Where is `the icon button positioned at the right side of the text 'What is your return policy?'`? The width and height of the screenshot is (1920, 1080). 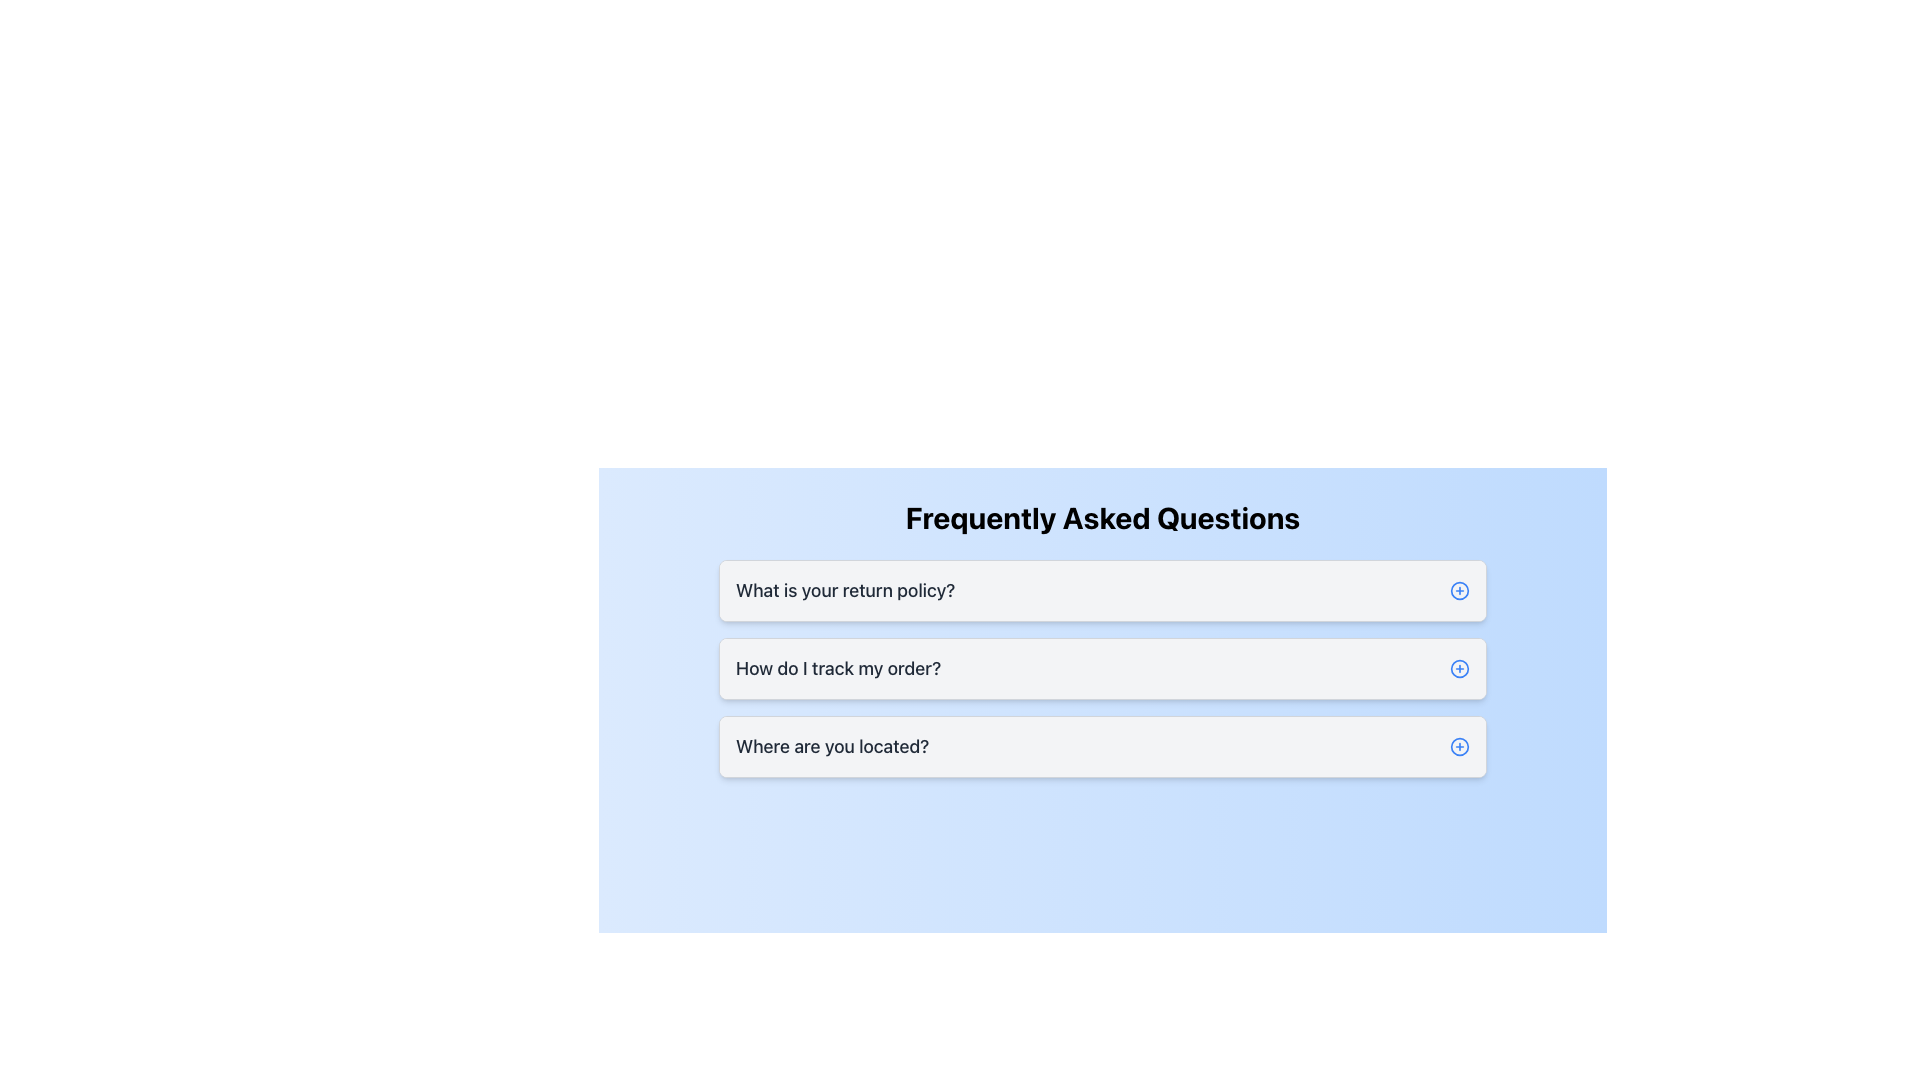
the icon button positioned at the right side of the text 'What is your return policy?' is located at coordinates (1459, 589).